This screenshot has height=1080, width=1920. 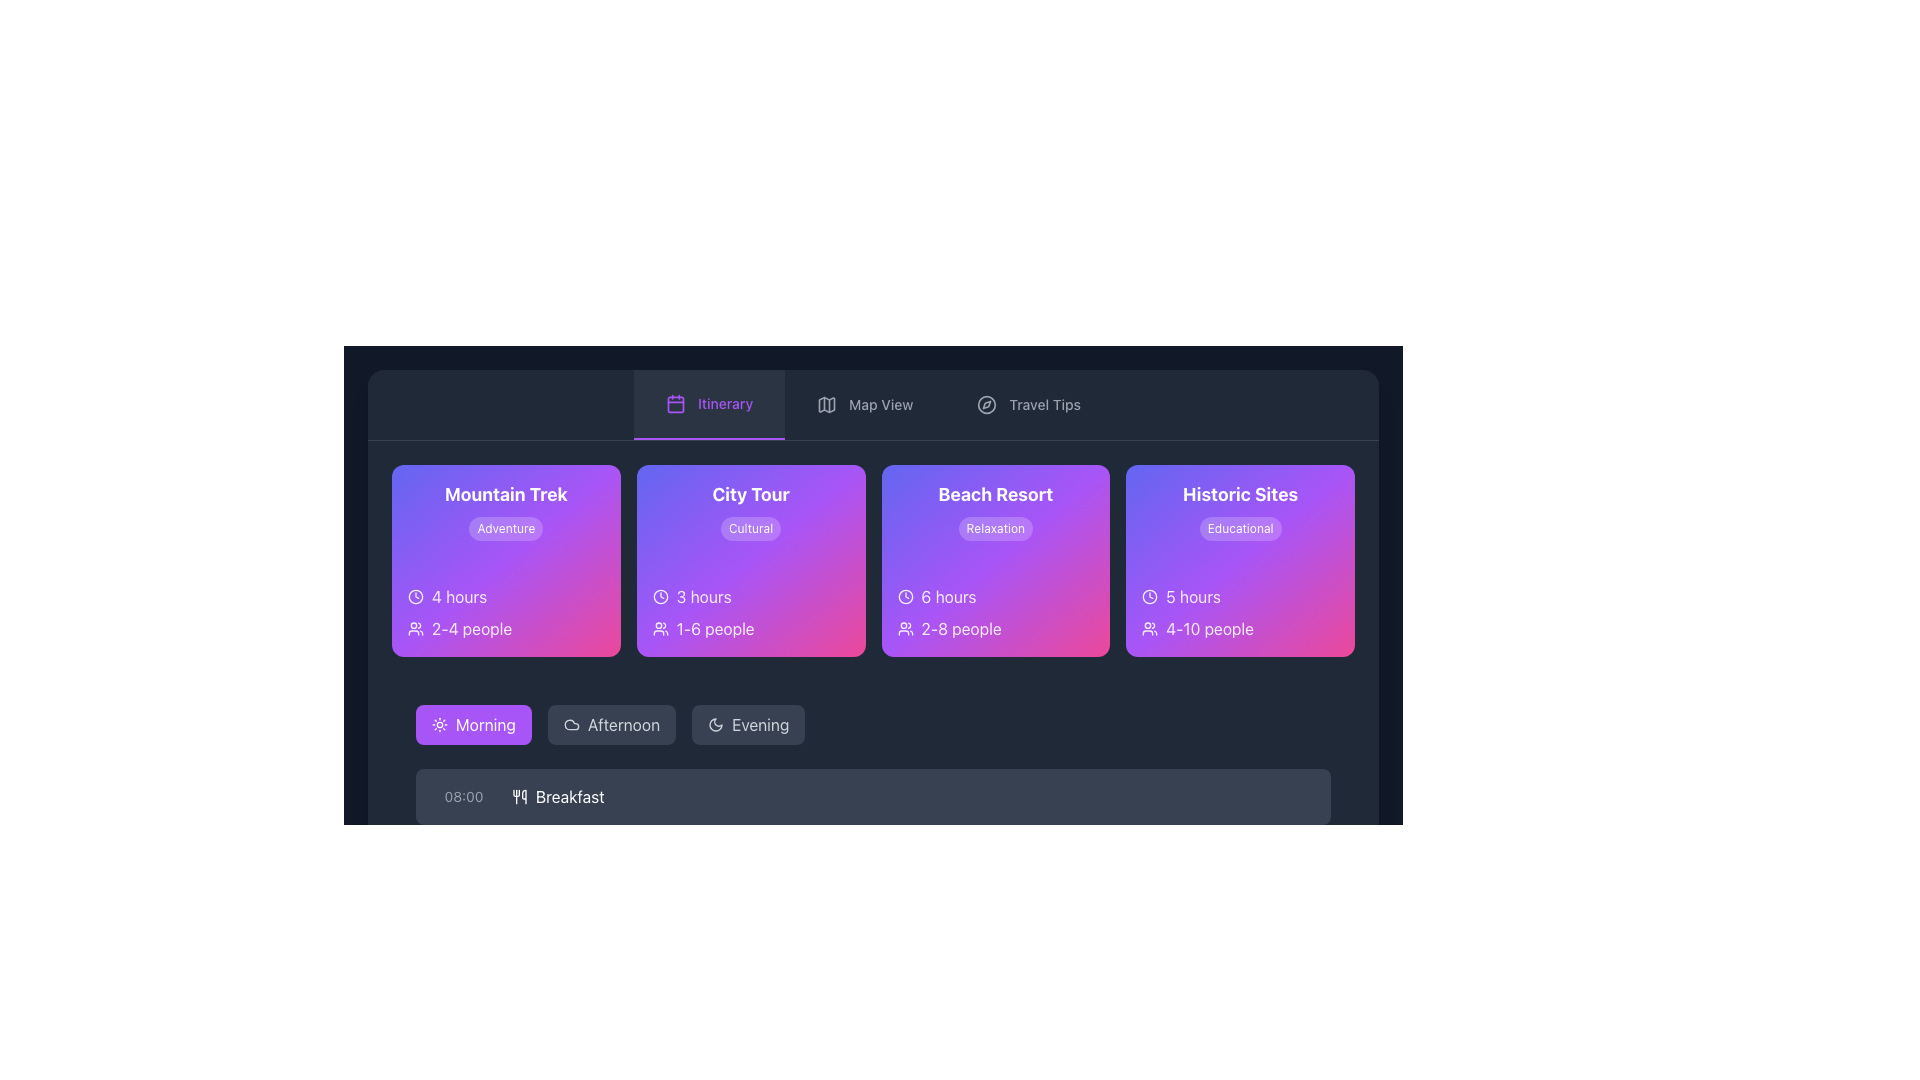 What do you see at coordinates (709, 405) in the screenshot?
I see `the 'Itinerary' navigation tab, which features a purple calendar icon and the text 'Itinerary' on a dark semi-transparent background, to observe hover effects` at bounding box center [709, 405].